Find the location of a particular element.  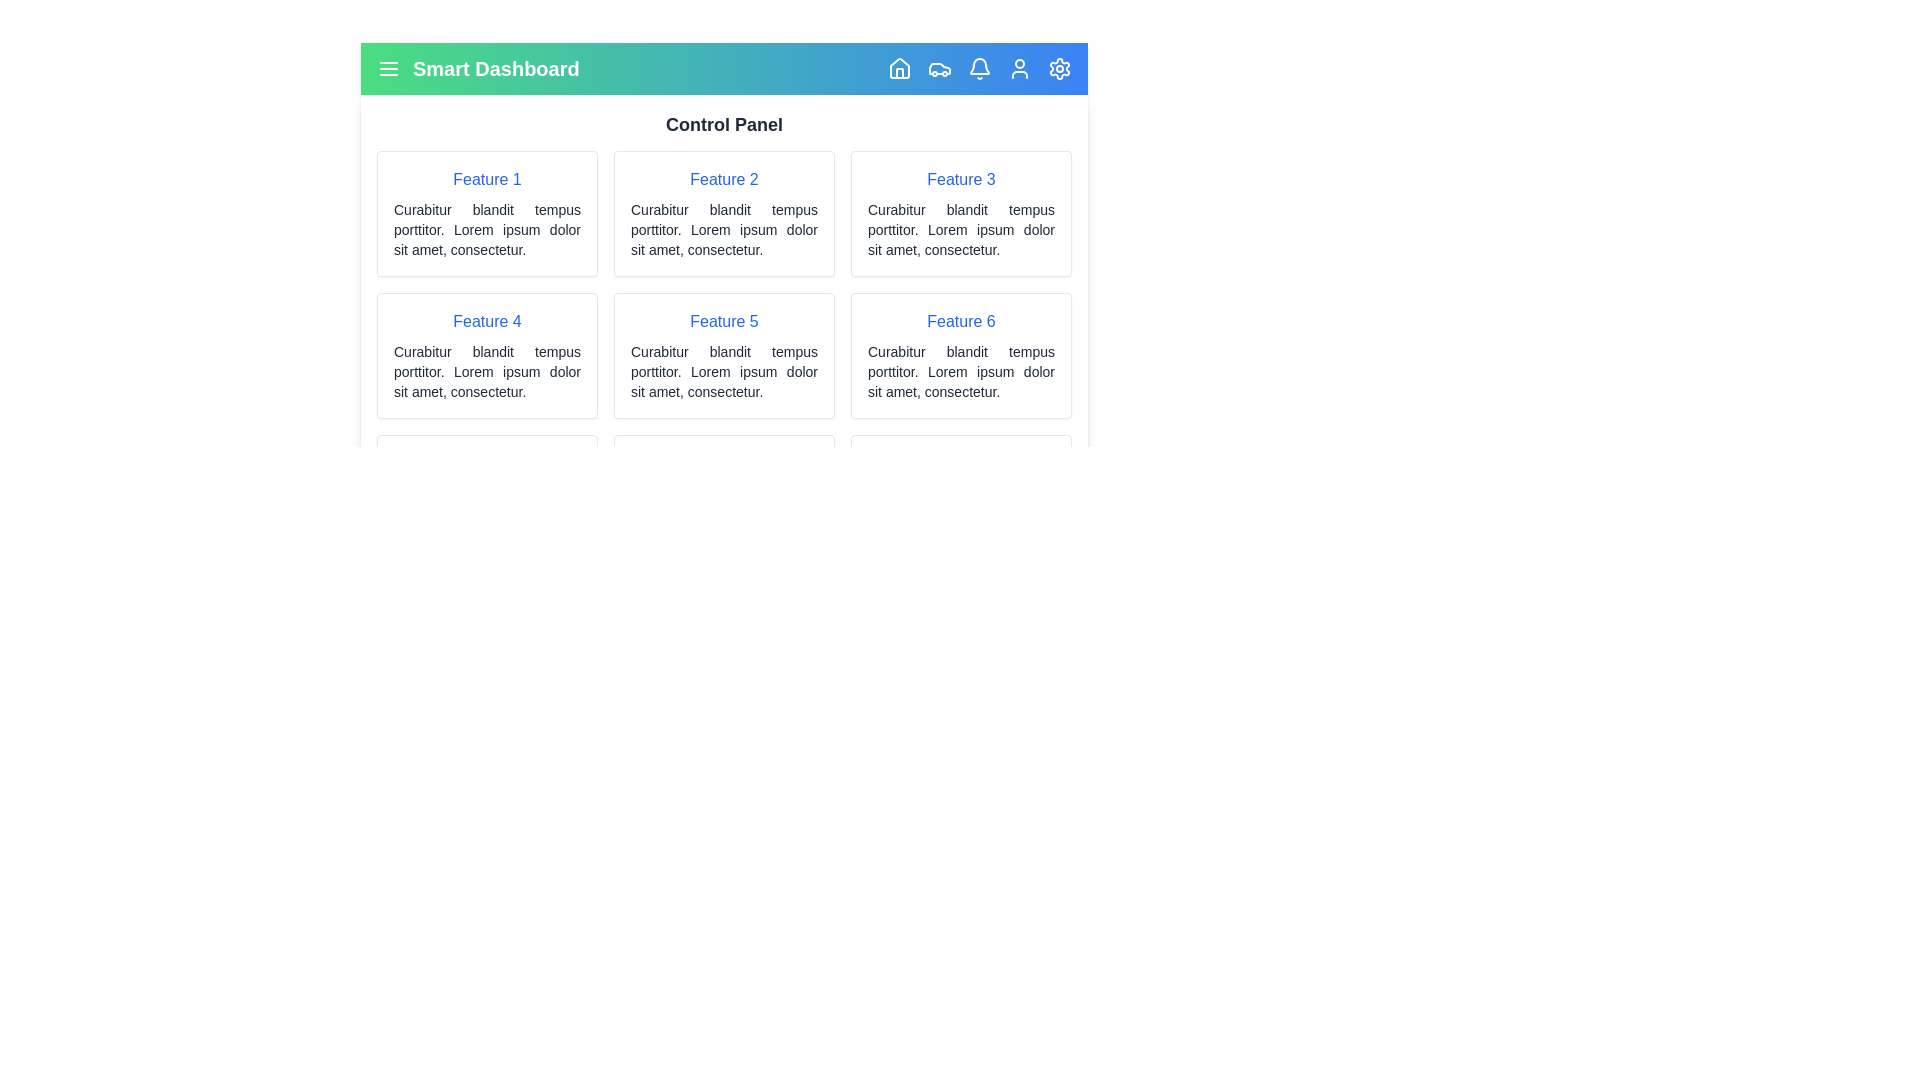

the menu icon to toggle the expansion of the control panel is located at coordinates (388, 68).